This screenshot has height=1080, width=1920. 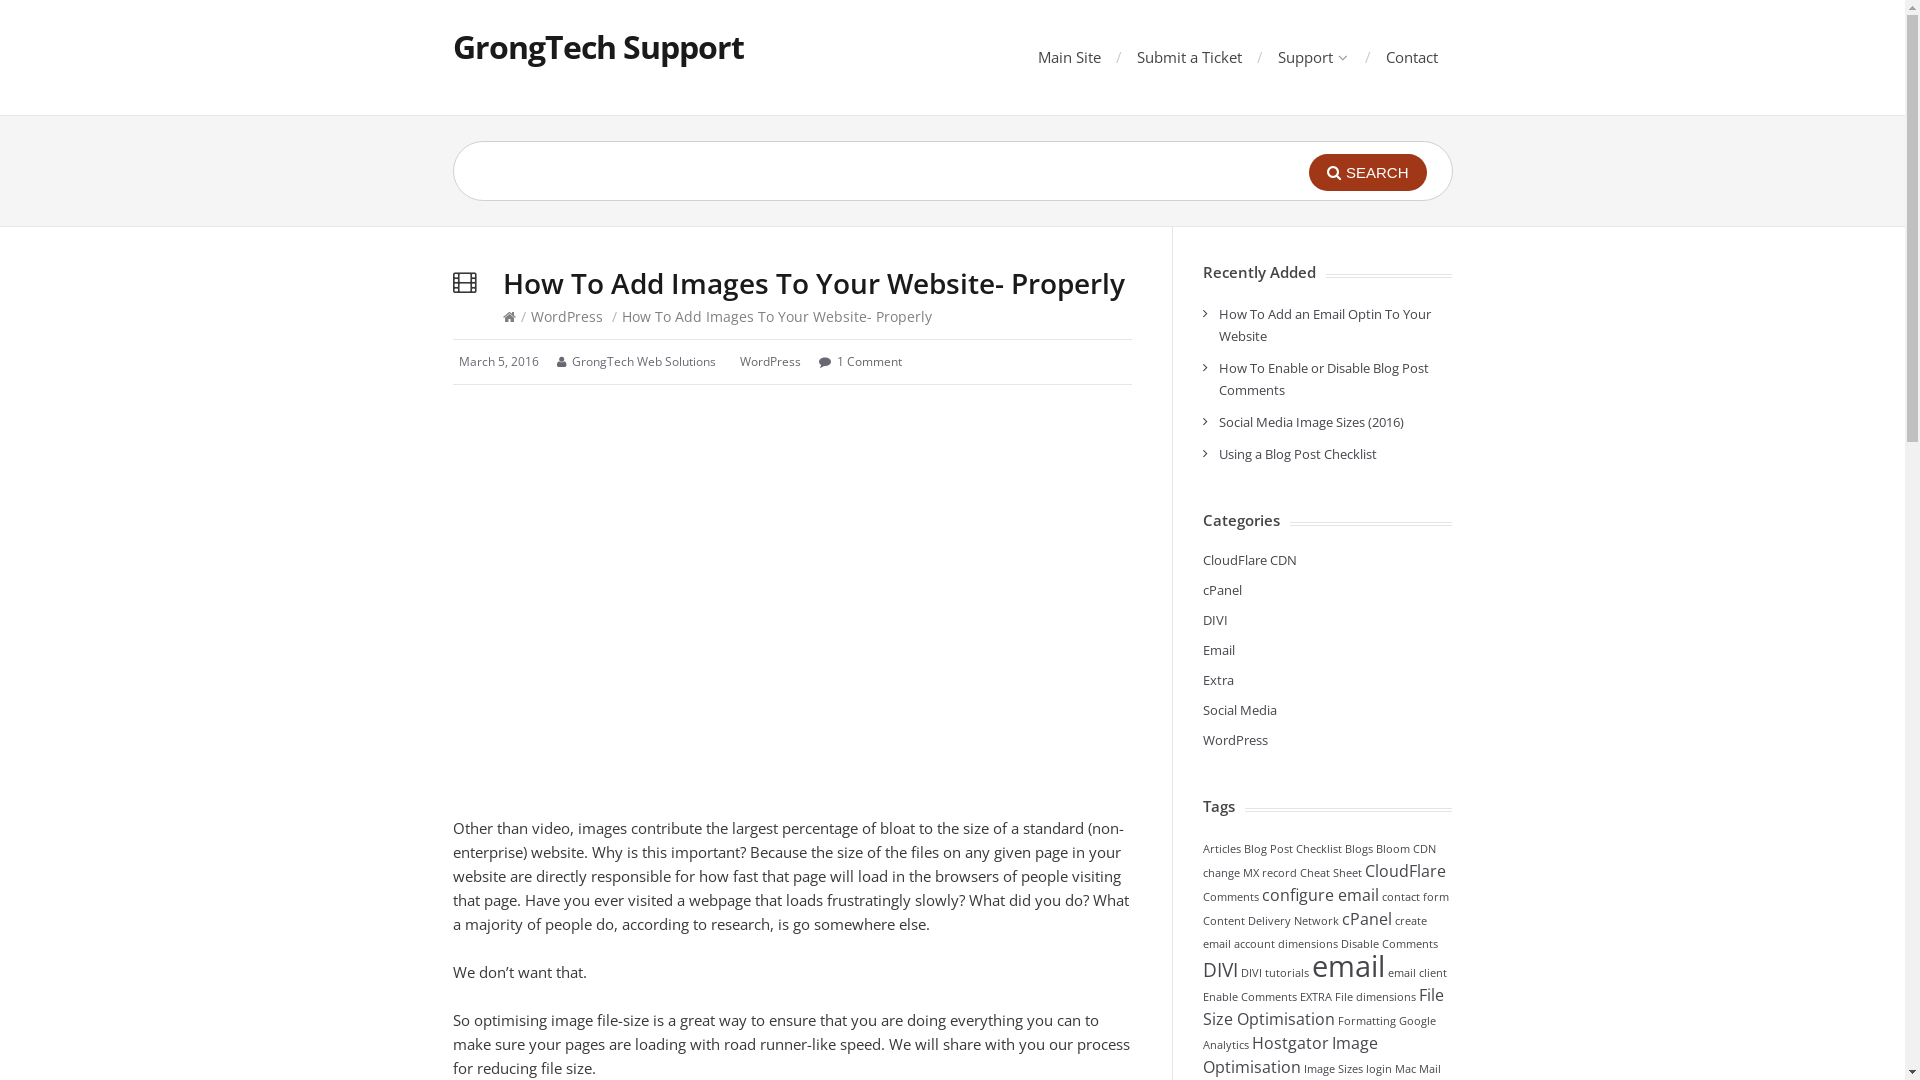 I want to click on 'How To Add an Email Optin To Your Website', so click(x=1324, y=323).